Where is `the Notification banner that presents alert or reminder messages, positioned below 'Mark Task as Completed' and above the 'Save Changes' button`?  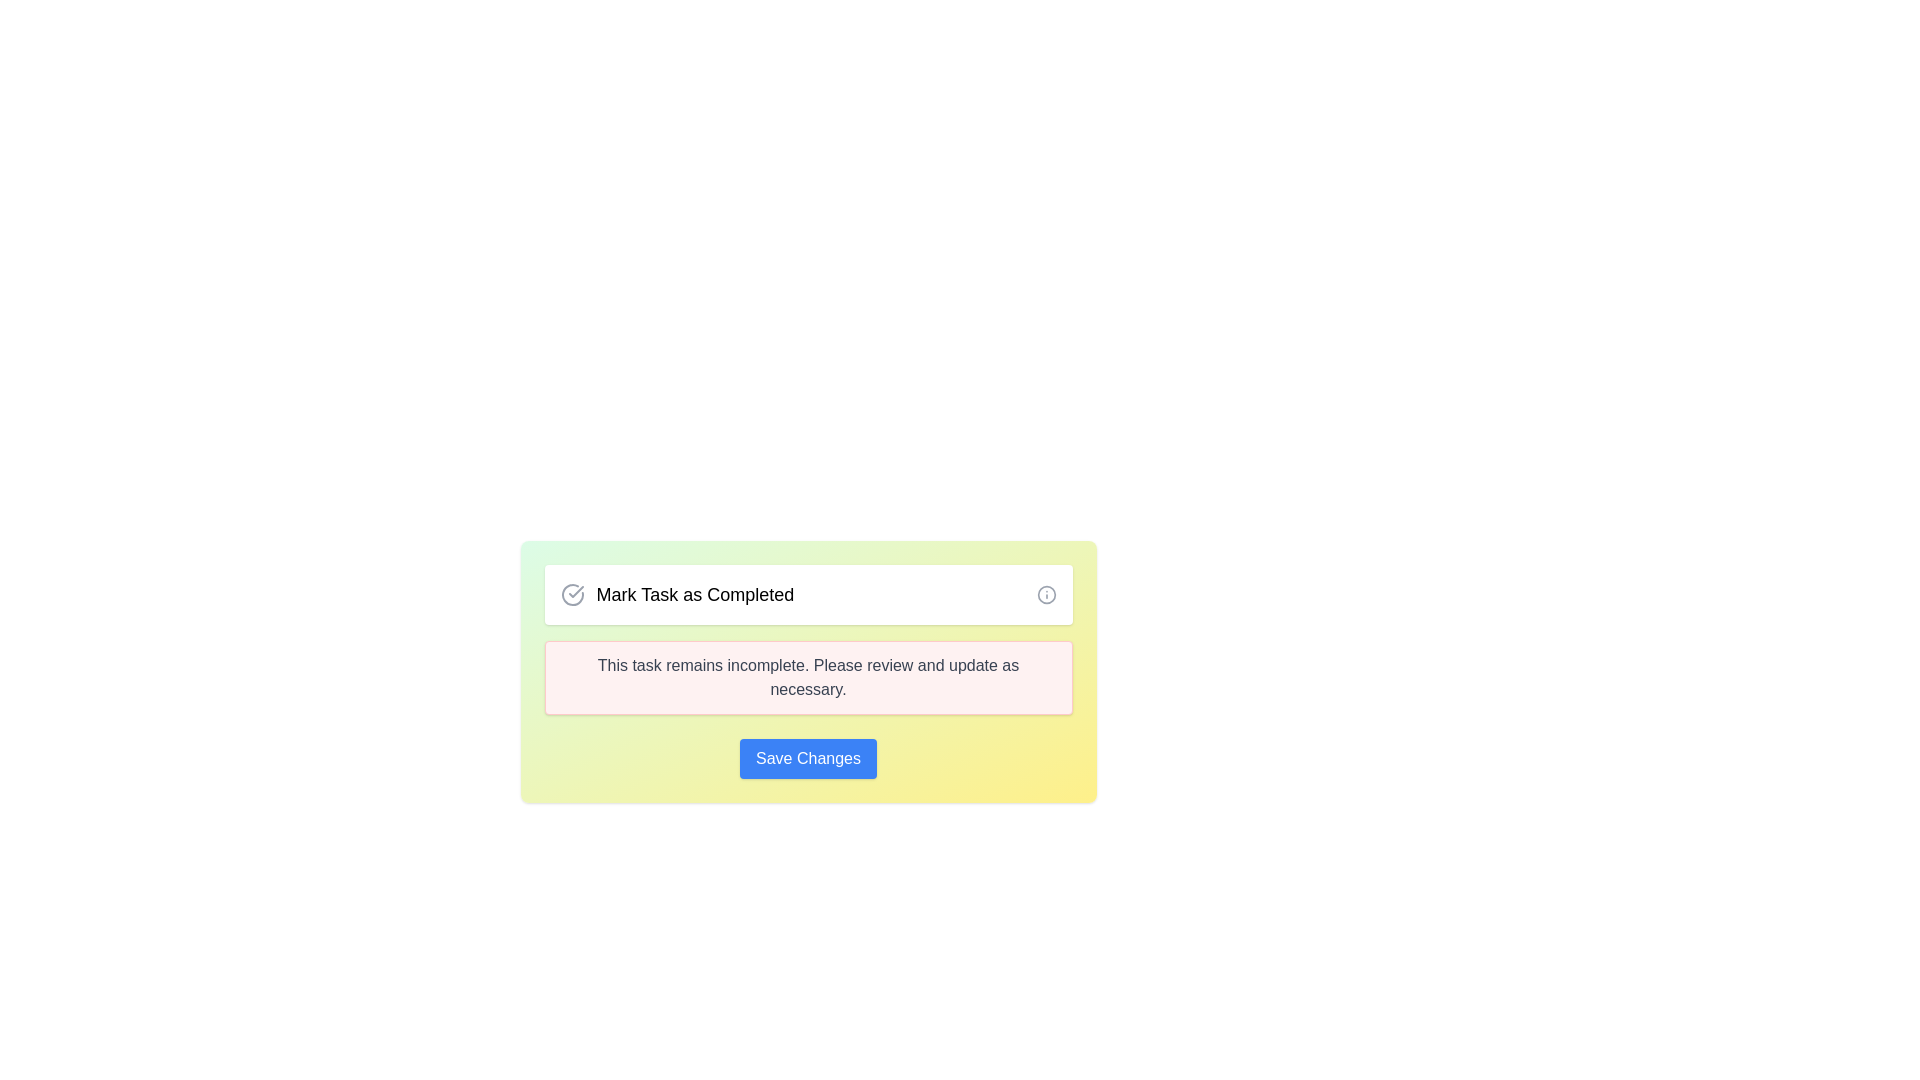 the Notification banner that presents alert or reminder messages, positioned below 'Mark Task as Completed' and above the 'Save Changes' button is located at coordinates (808, 677).